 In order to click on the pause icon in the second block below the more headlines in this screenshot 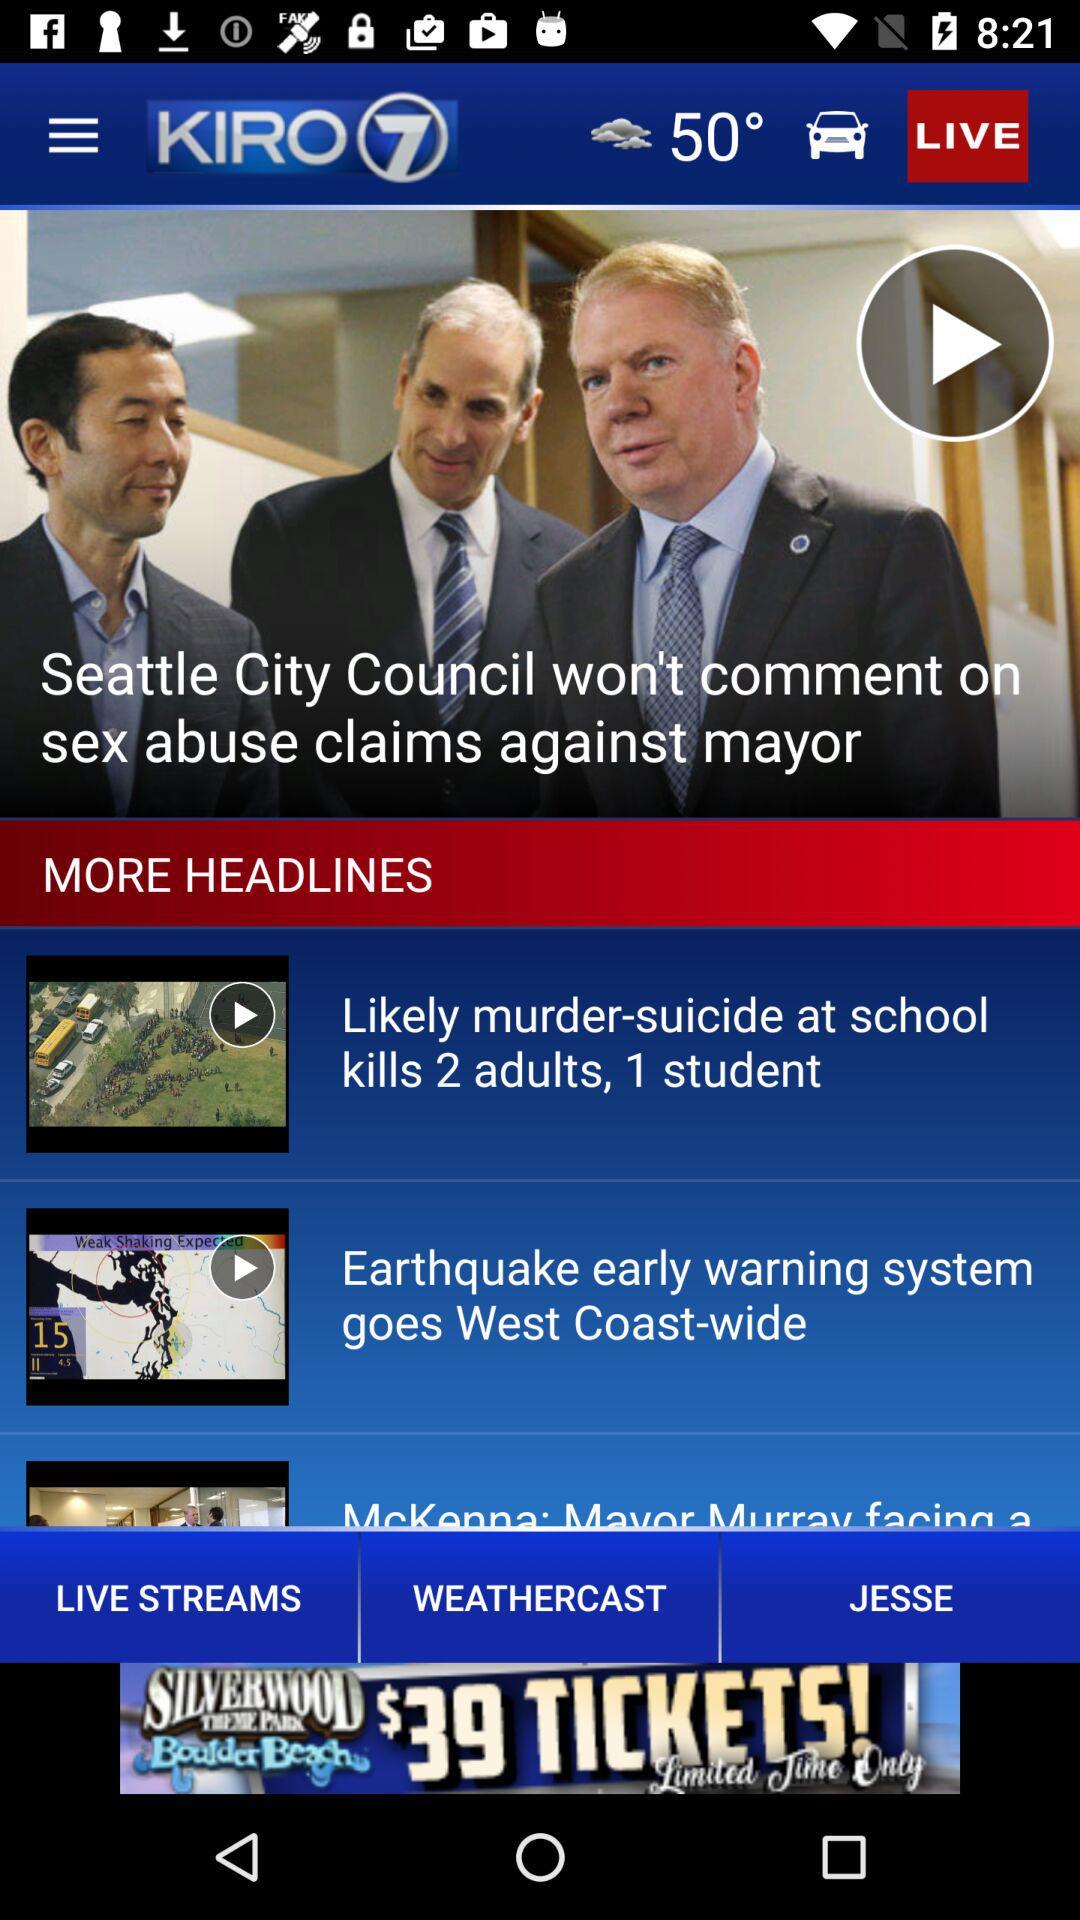, I will do `click(241, 1266)`.